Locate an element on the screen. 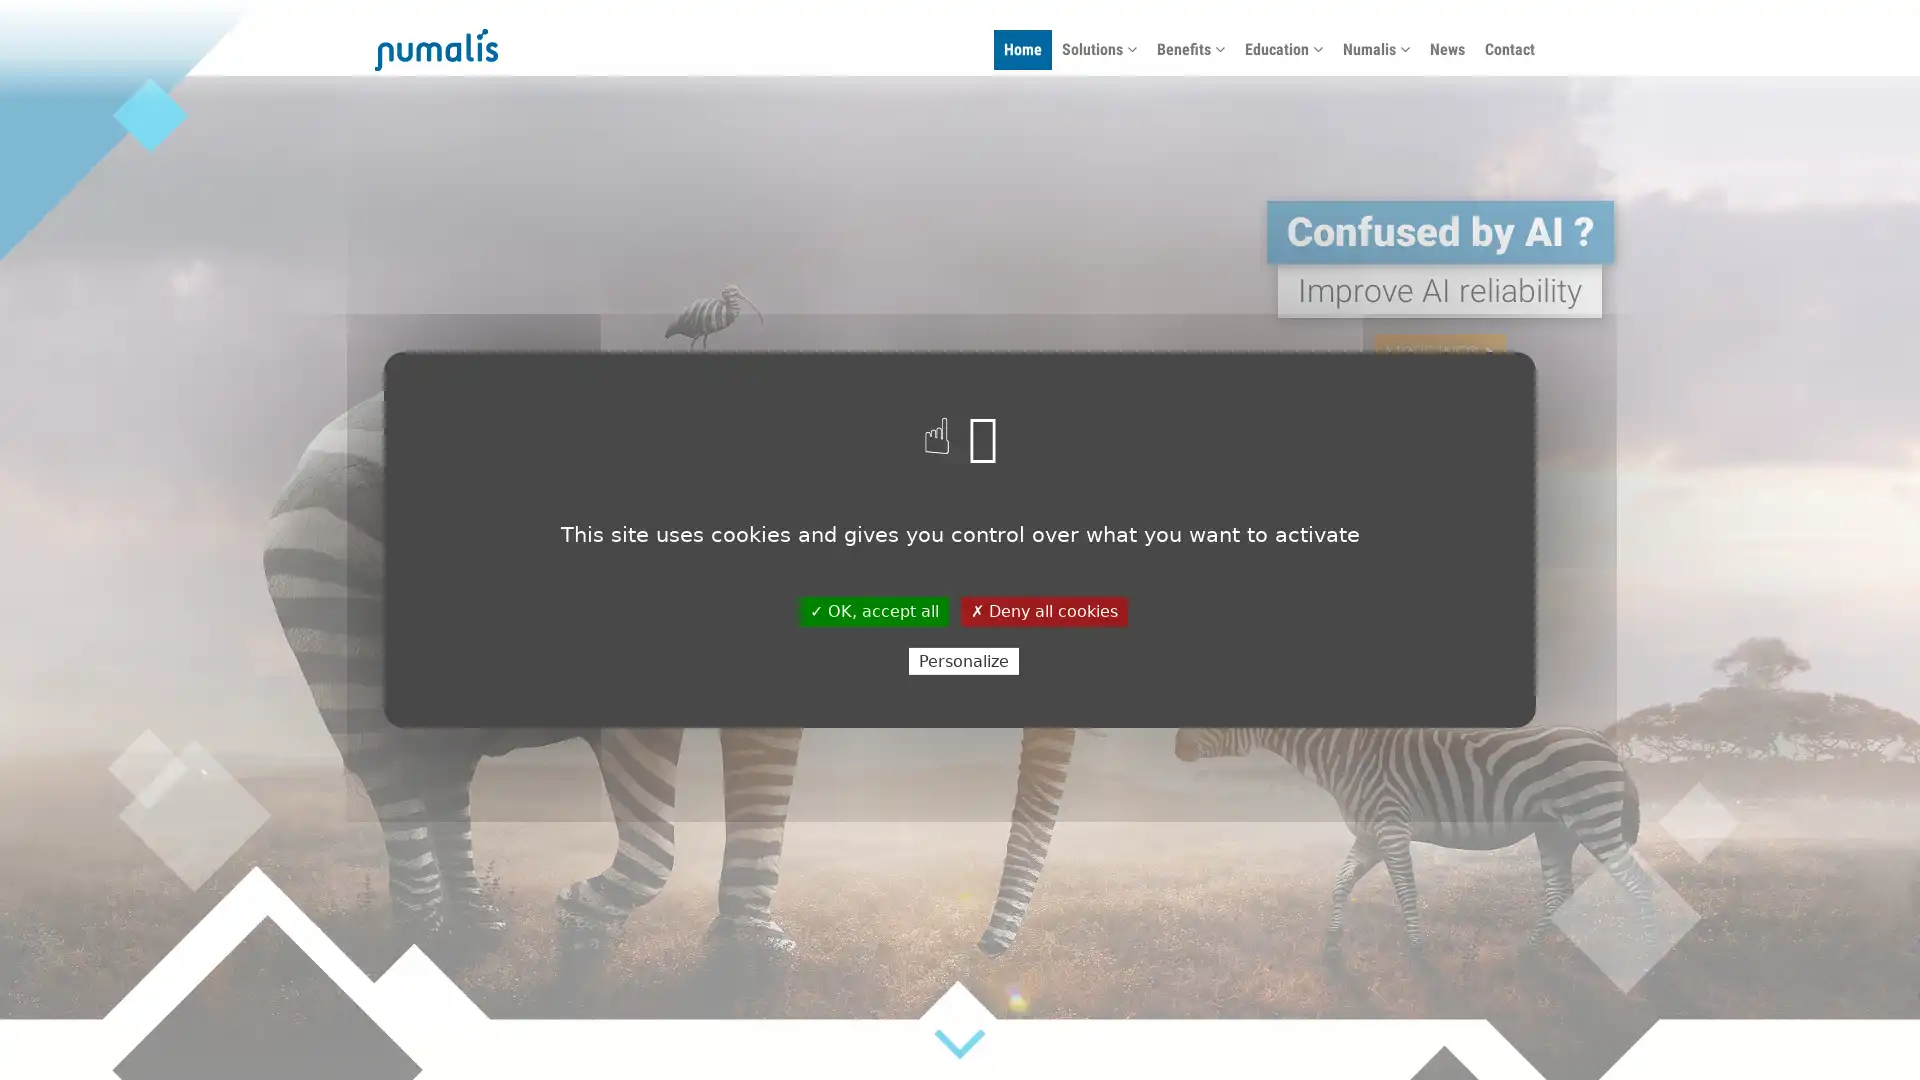  Personalize is located at coordinates (963, 660).